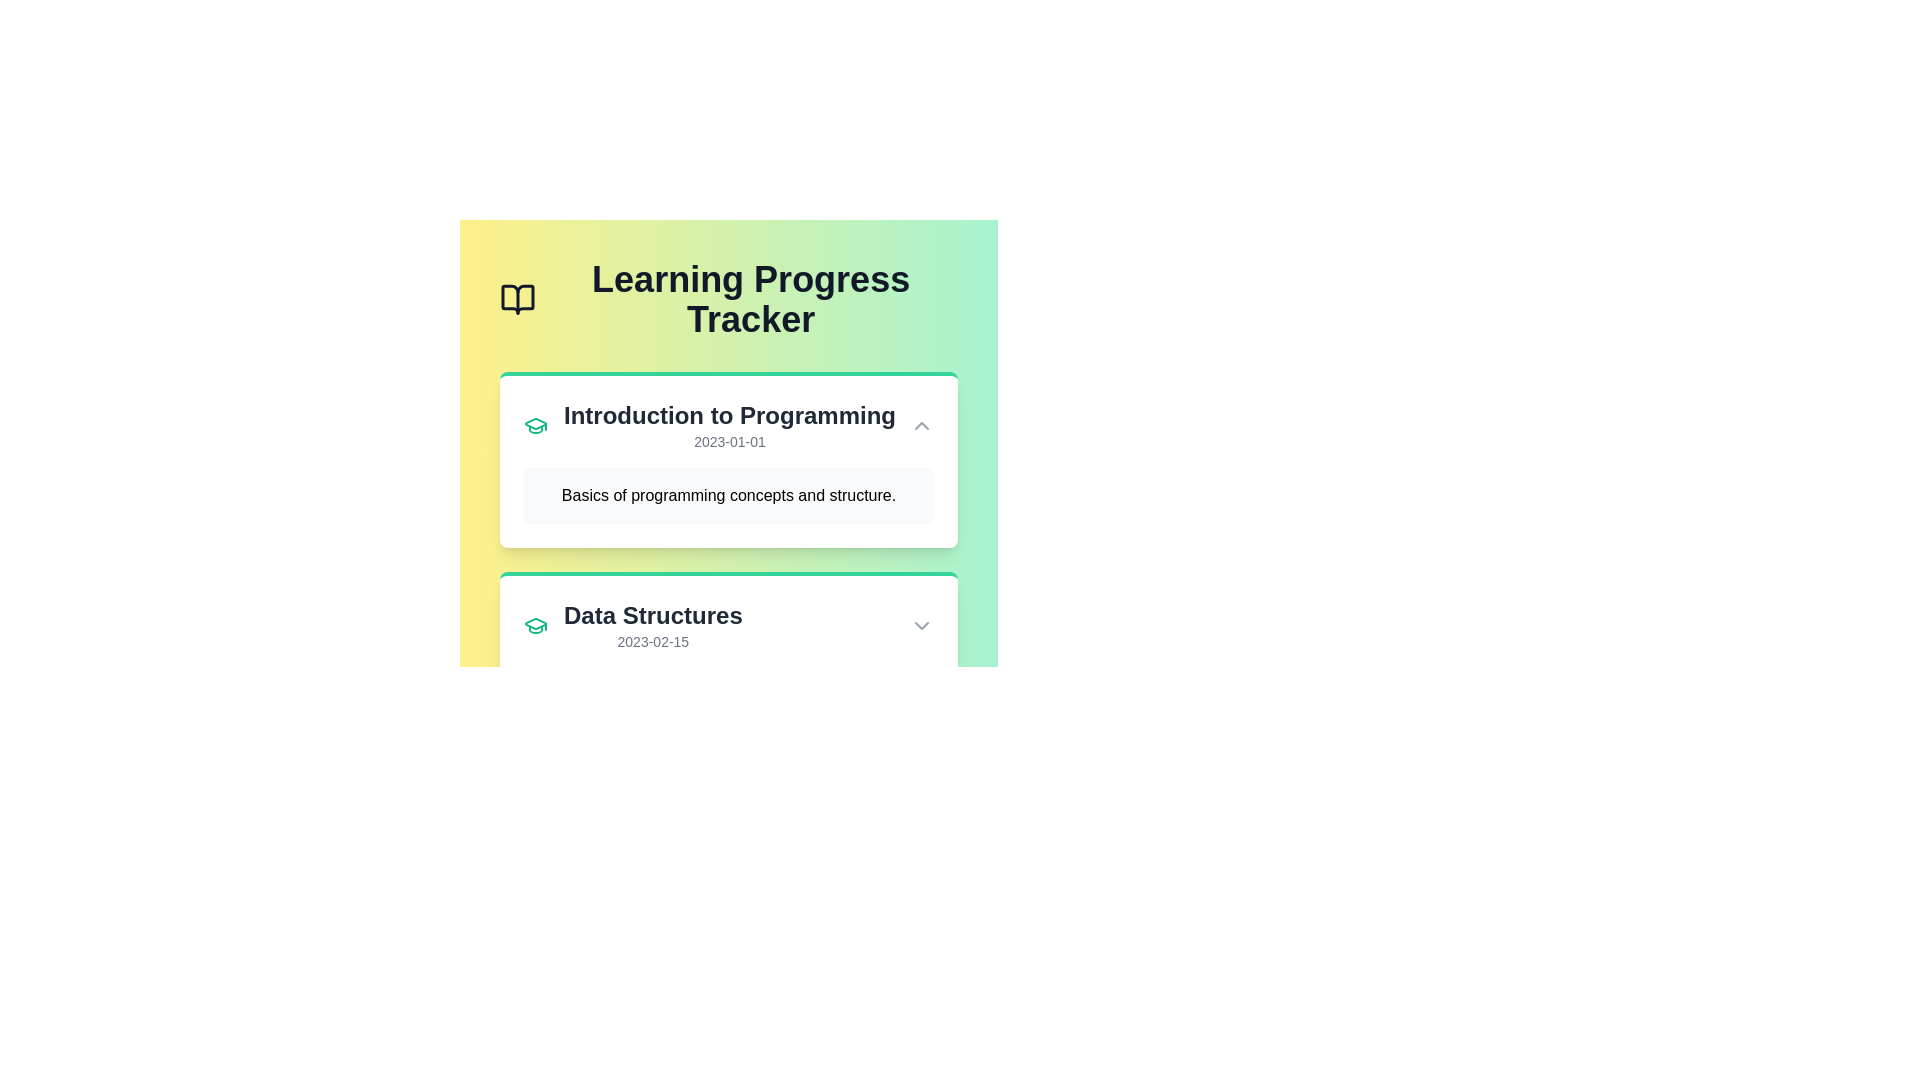 The height and width of the screenshot is (1080, 1920). Describe the element at coordinates (632, 624) in the screenshot. I see `the icon of the 'Data Structures' learning module, which is the second entry in the Learning Progress Tracker section, to interact with it` at that location.